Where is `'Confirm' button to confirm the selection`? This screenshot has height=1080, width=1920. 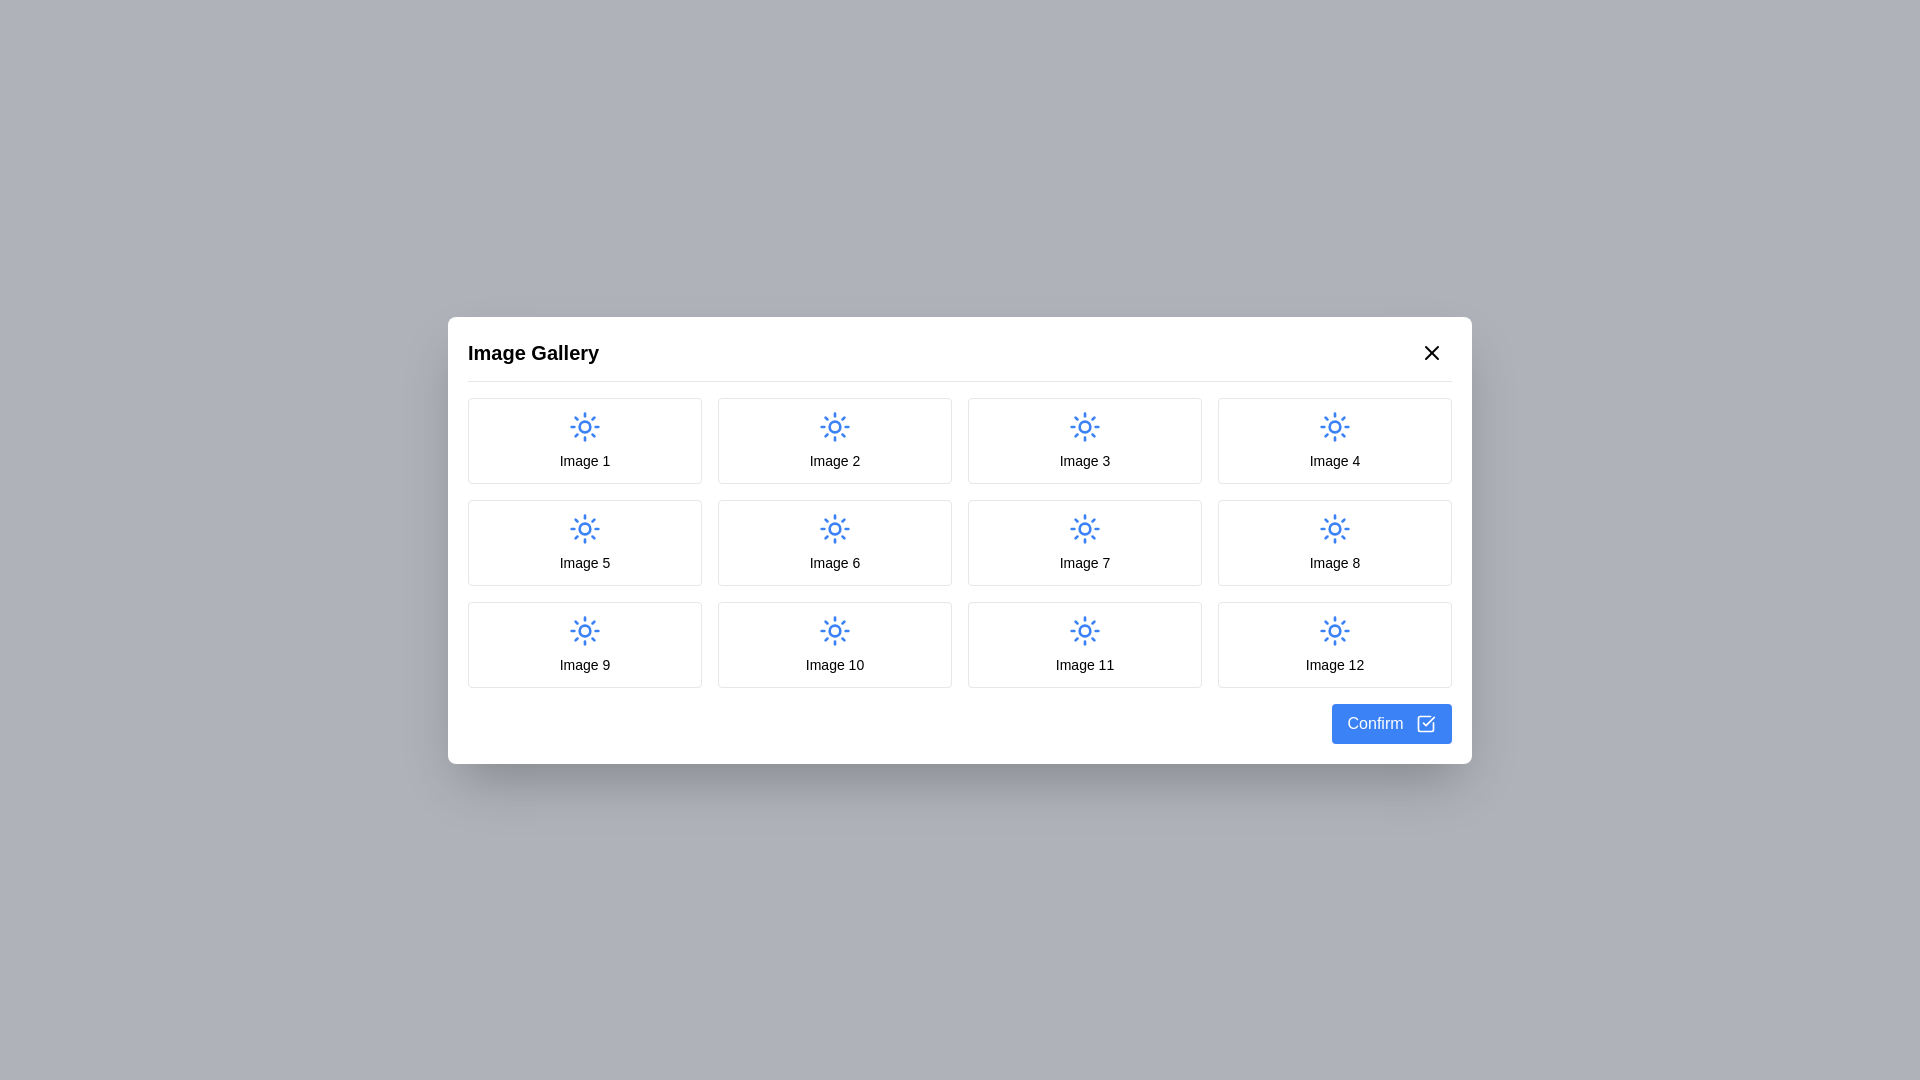 'Confirm' button to confirm the selection is located at coordinates (1390, 723).